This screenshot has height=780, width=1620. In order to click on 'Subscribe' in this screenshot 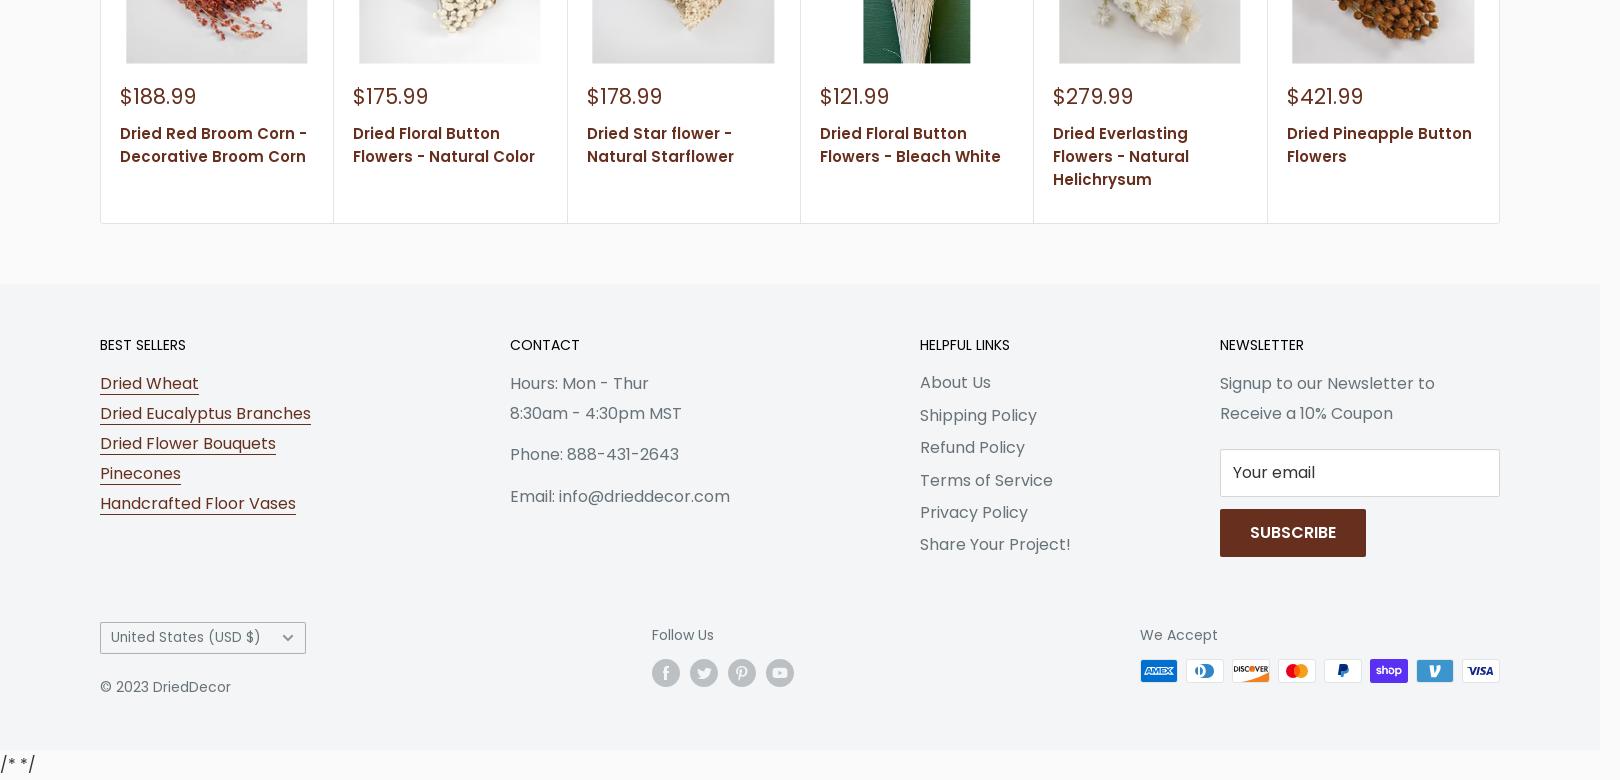, I will do `click(1292, 531)`.